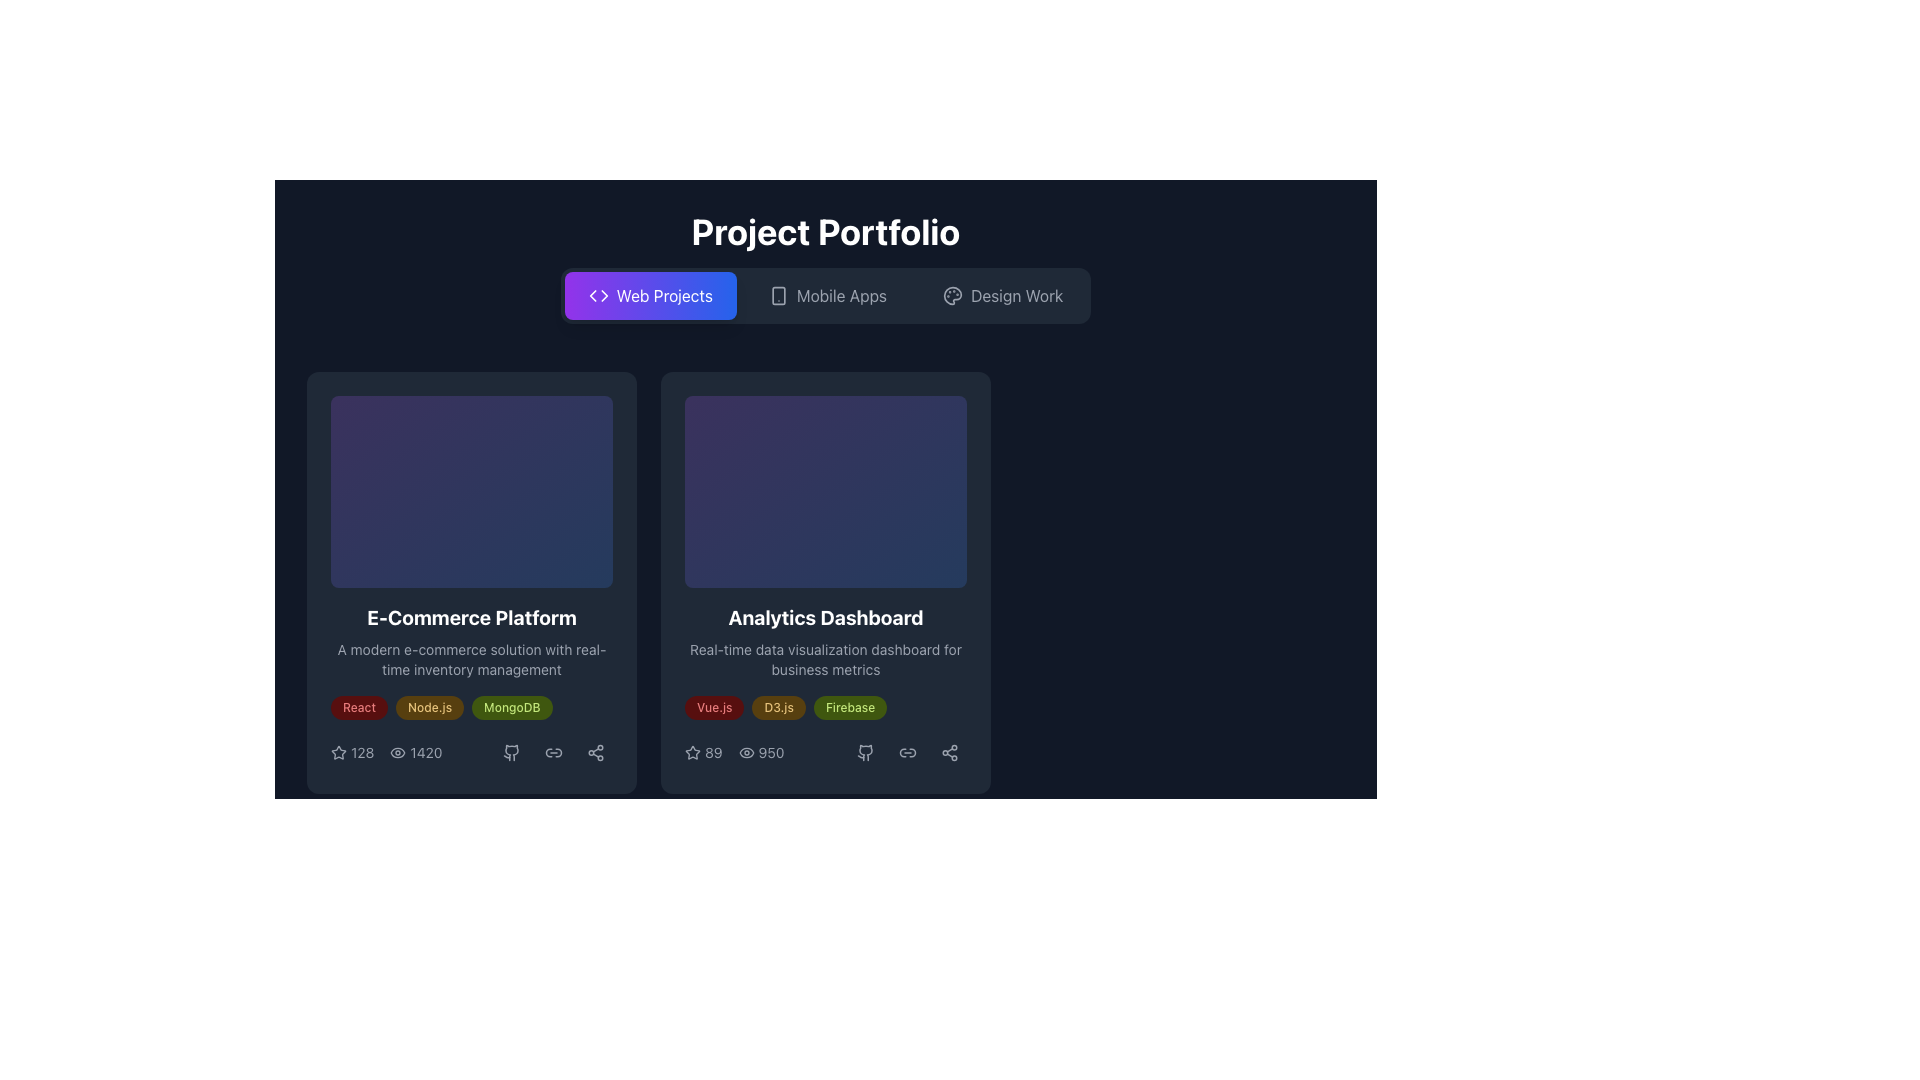 The height and width of the screenshot is (1080, 1920). What do you see at coordinates (778, 707) in the screenshot?
I see `the D3.js badge, which represents the use of the D3.js library in the Analytics Dashboard project, located in the middle of a group of three technology badges` at bounding box center [778, 707].